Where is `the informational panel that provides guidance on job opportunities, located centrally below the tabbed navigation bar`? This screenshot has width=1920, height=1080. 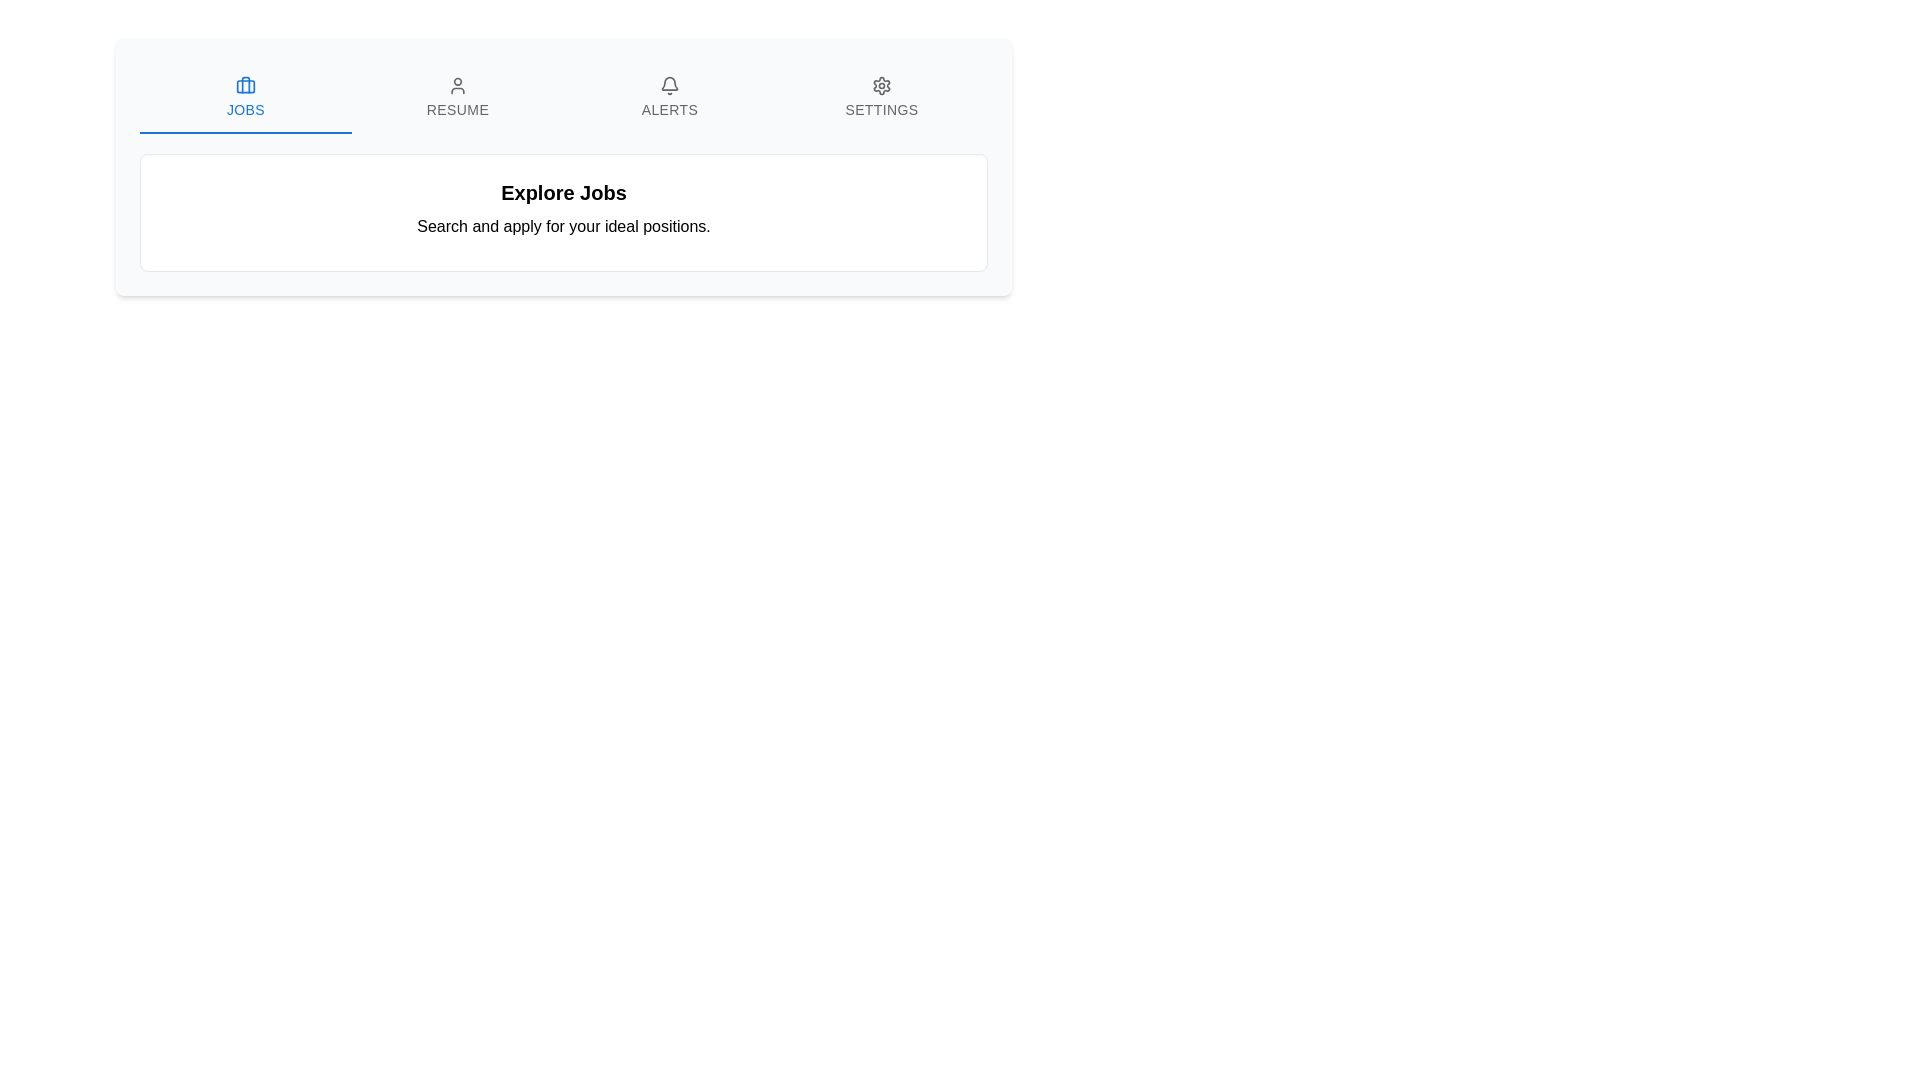 the informational panel that provides guidance on job opportunities, located centrally below the tabbed navigation bar is located at coordinates (563, 212).